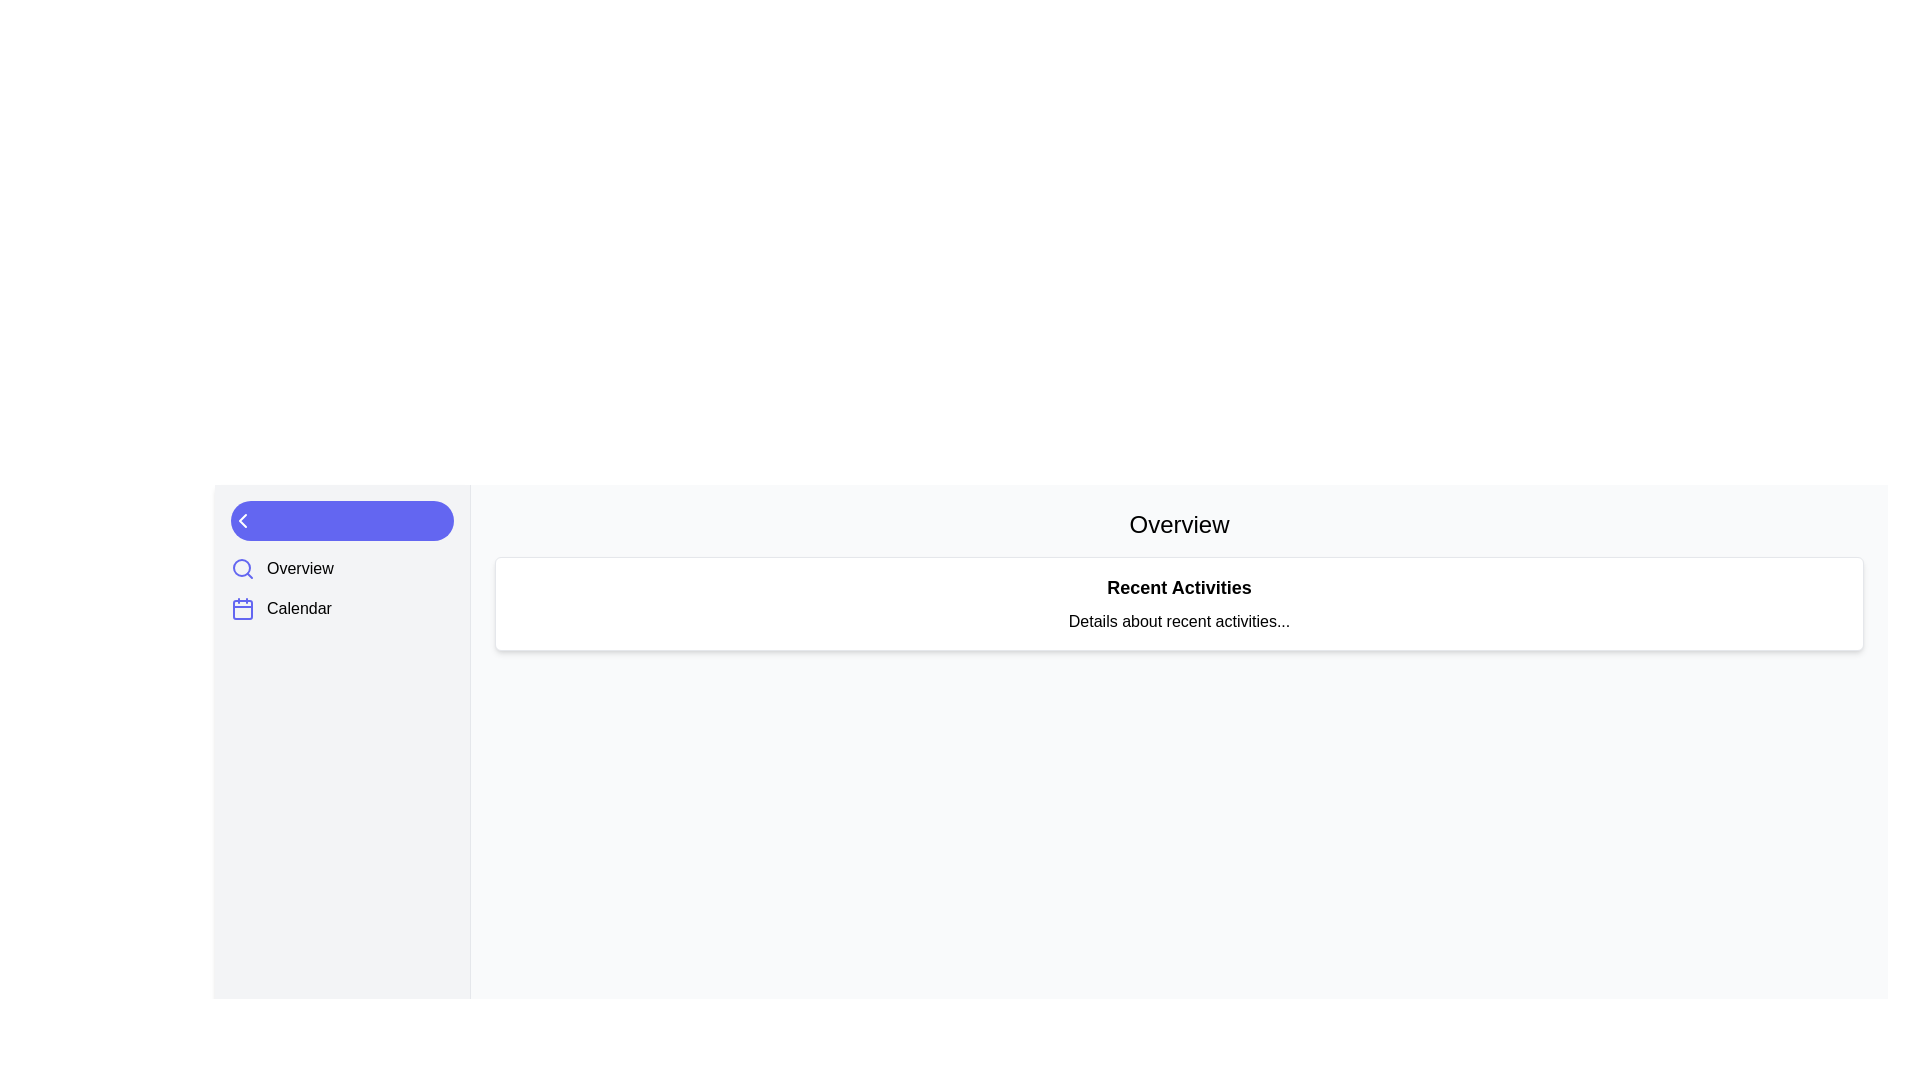 The image size is (1920, 1080). Describe the element at coordinates (242, 569) in the screenshot. I see `the search icon, which is a circular magnifying glass outlined in indigo, located to the left of the 'Overview' text in the sidebar navigation panel` at that location.